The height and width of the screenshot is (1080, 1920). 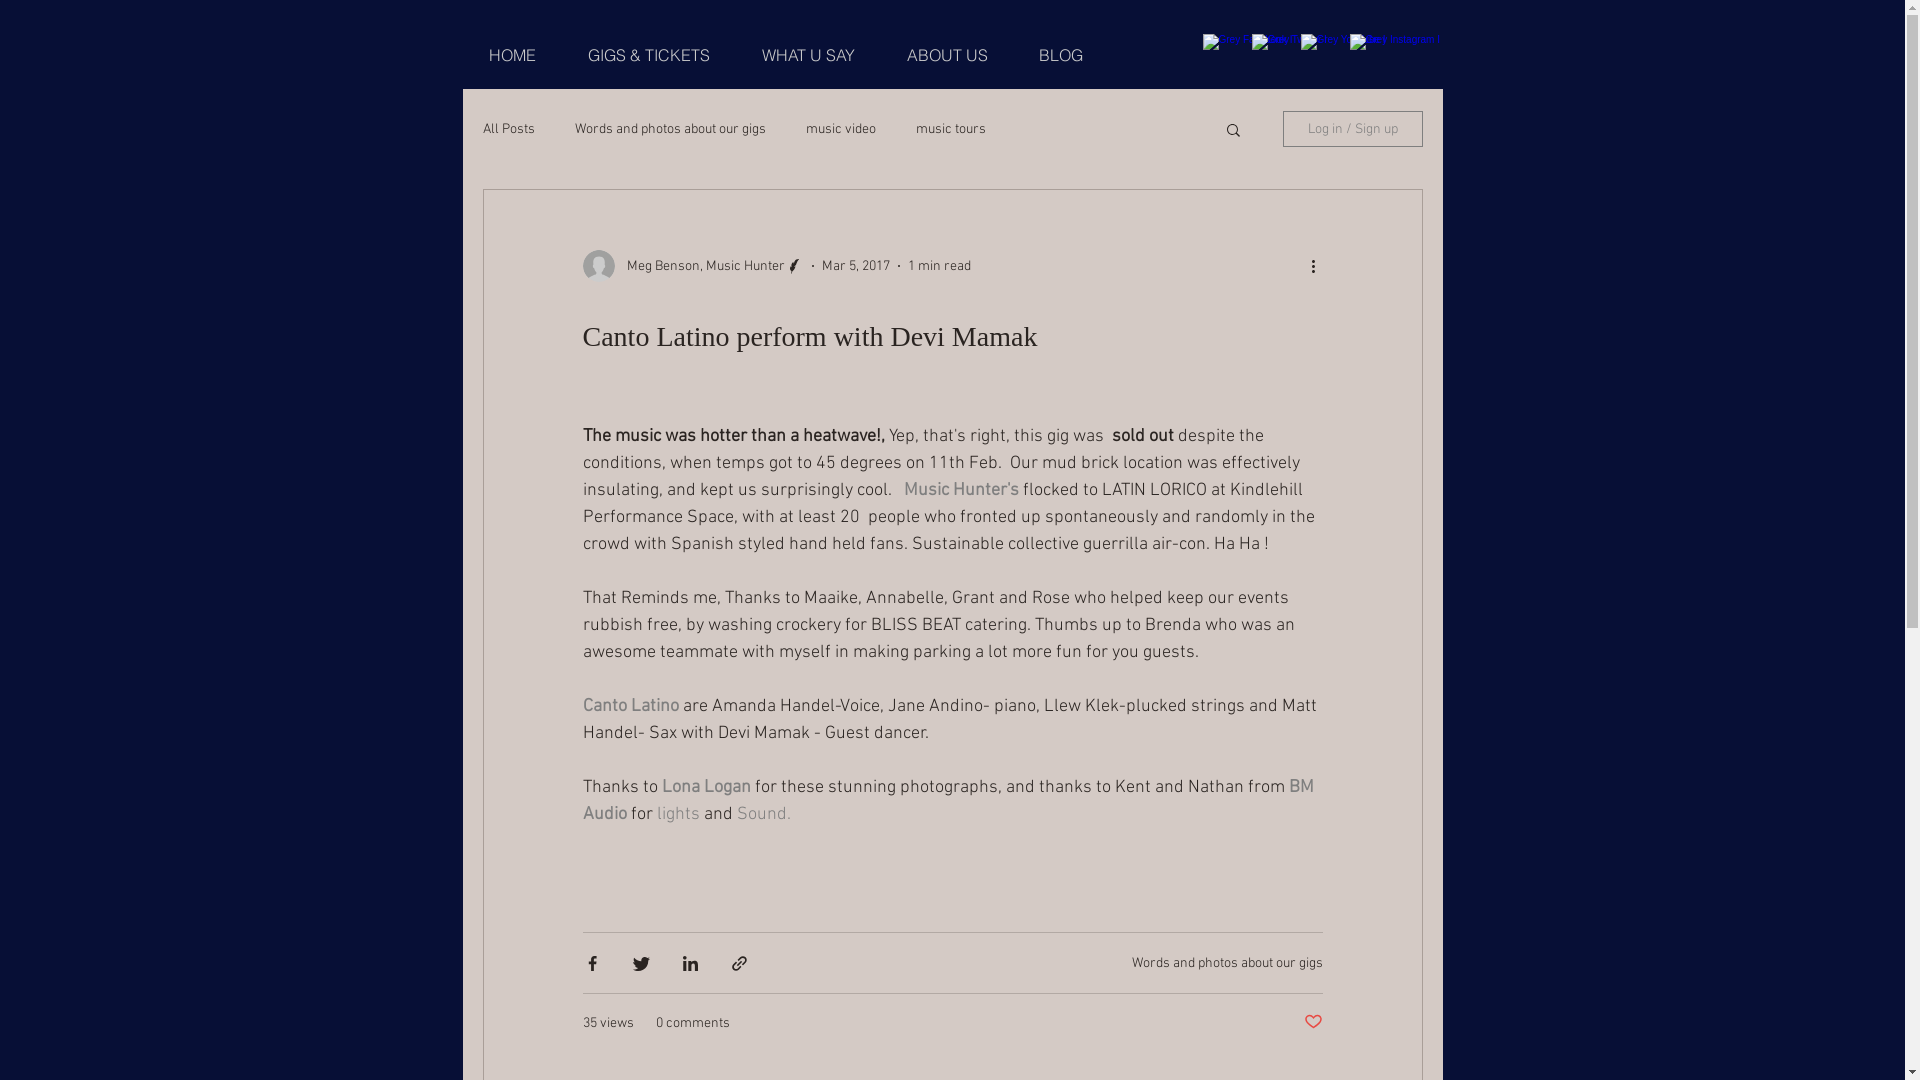 I want to click on 'lights ', so click(x=679, y=814).